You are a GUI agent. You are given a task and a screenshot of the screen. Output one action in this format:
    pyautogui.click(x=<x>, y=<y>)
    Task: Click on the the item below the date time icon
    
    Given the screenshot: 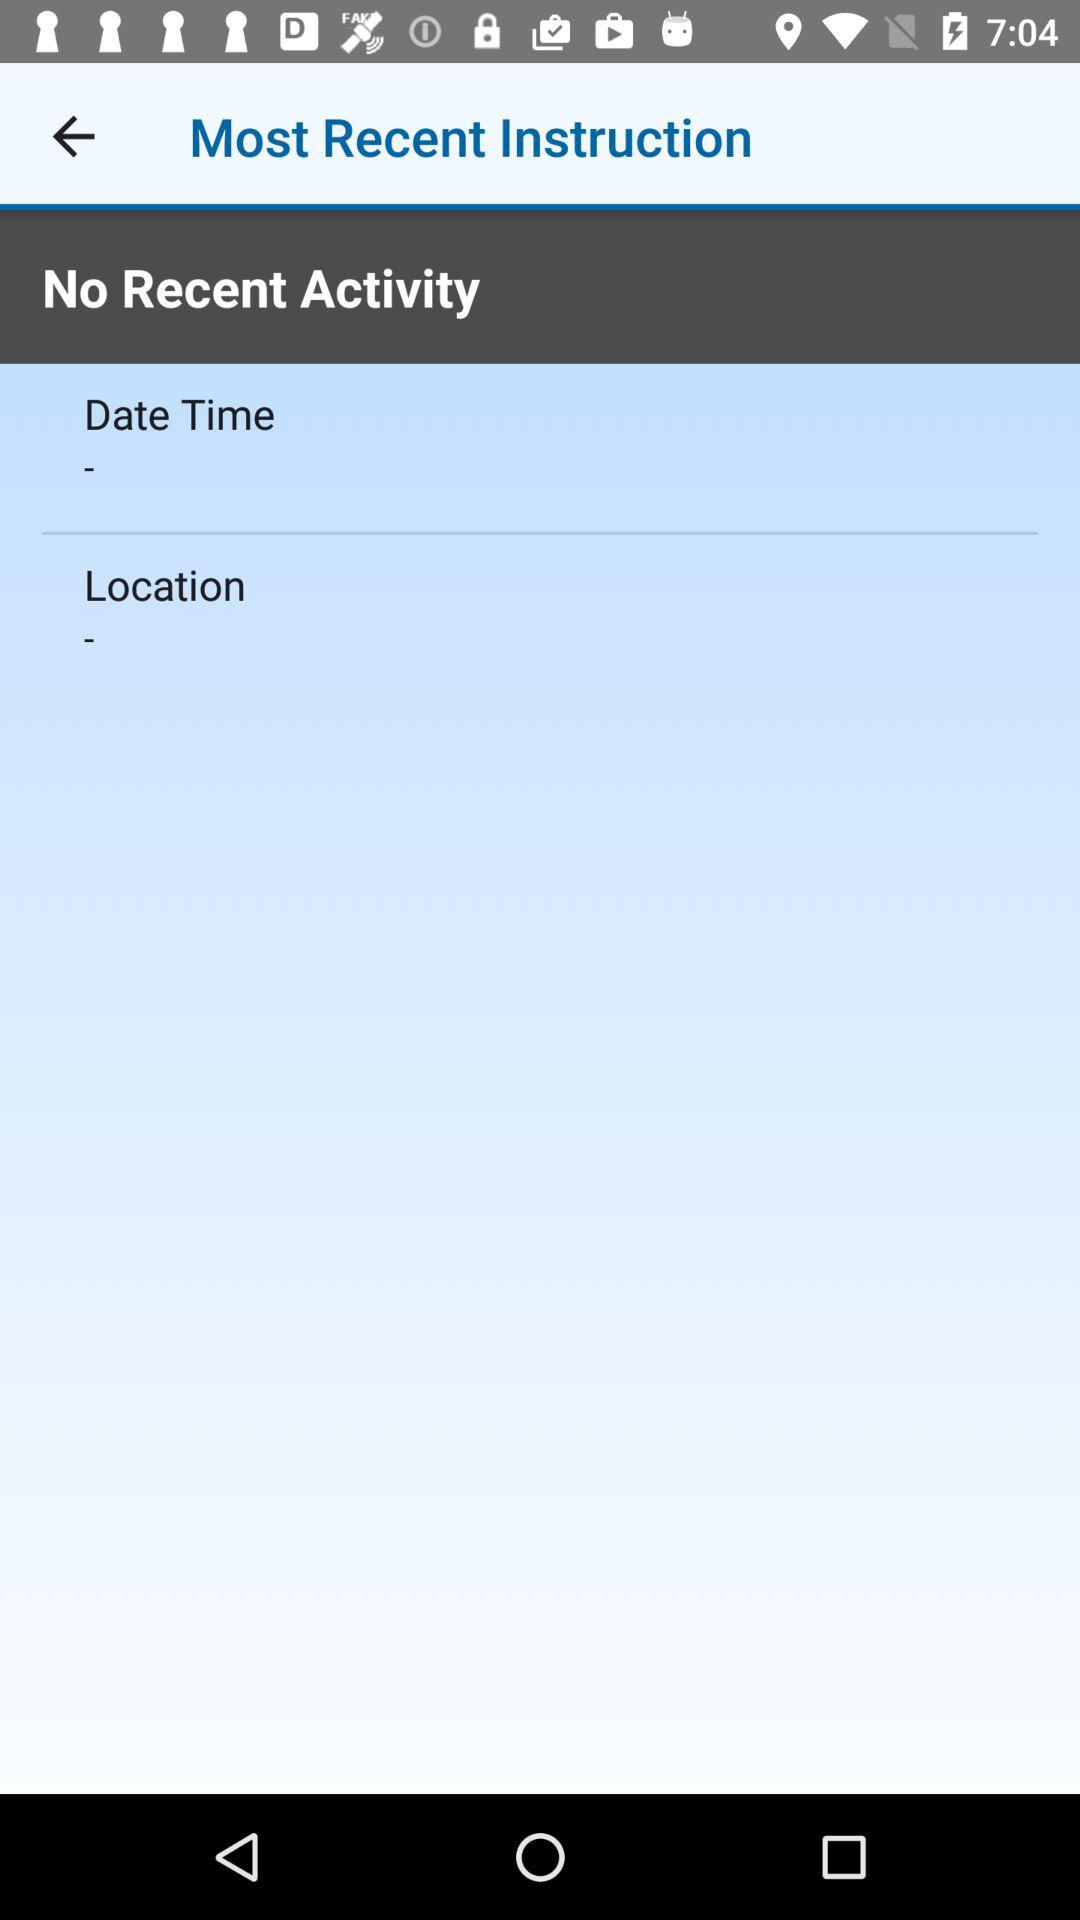 What is the action you would take?
    pyautogui.click(x=540, y=465)
    